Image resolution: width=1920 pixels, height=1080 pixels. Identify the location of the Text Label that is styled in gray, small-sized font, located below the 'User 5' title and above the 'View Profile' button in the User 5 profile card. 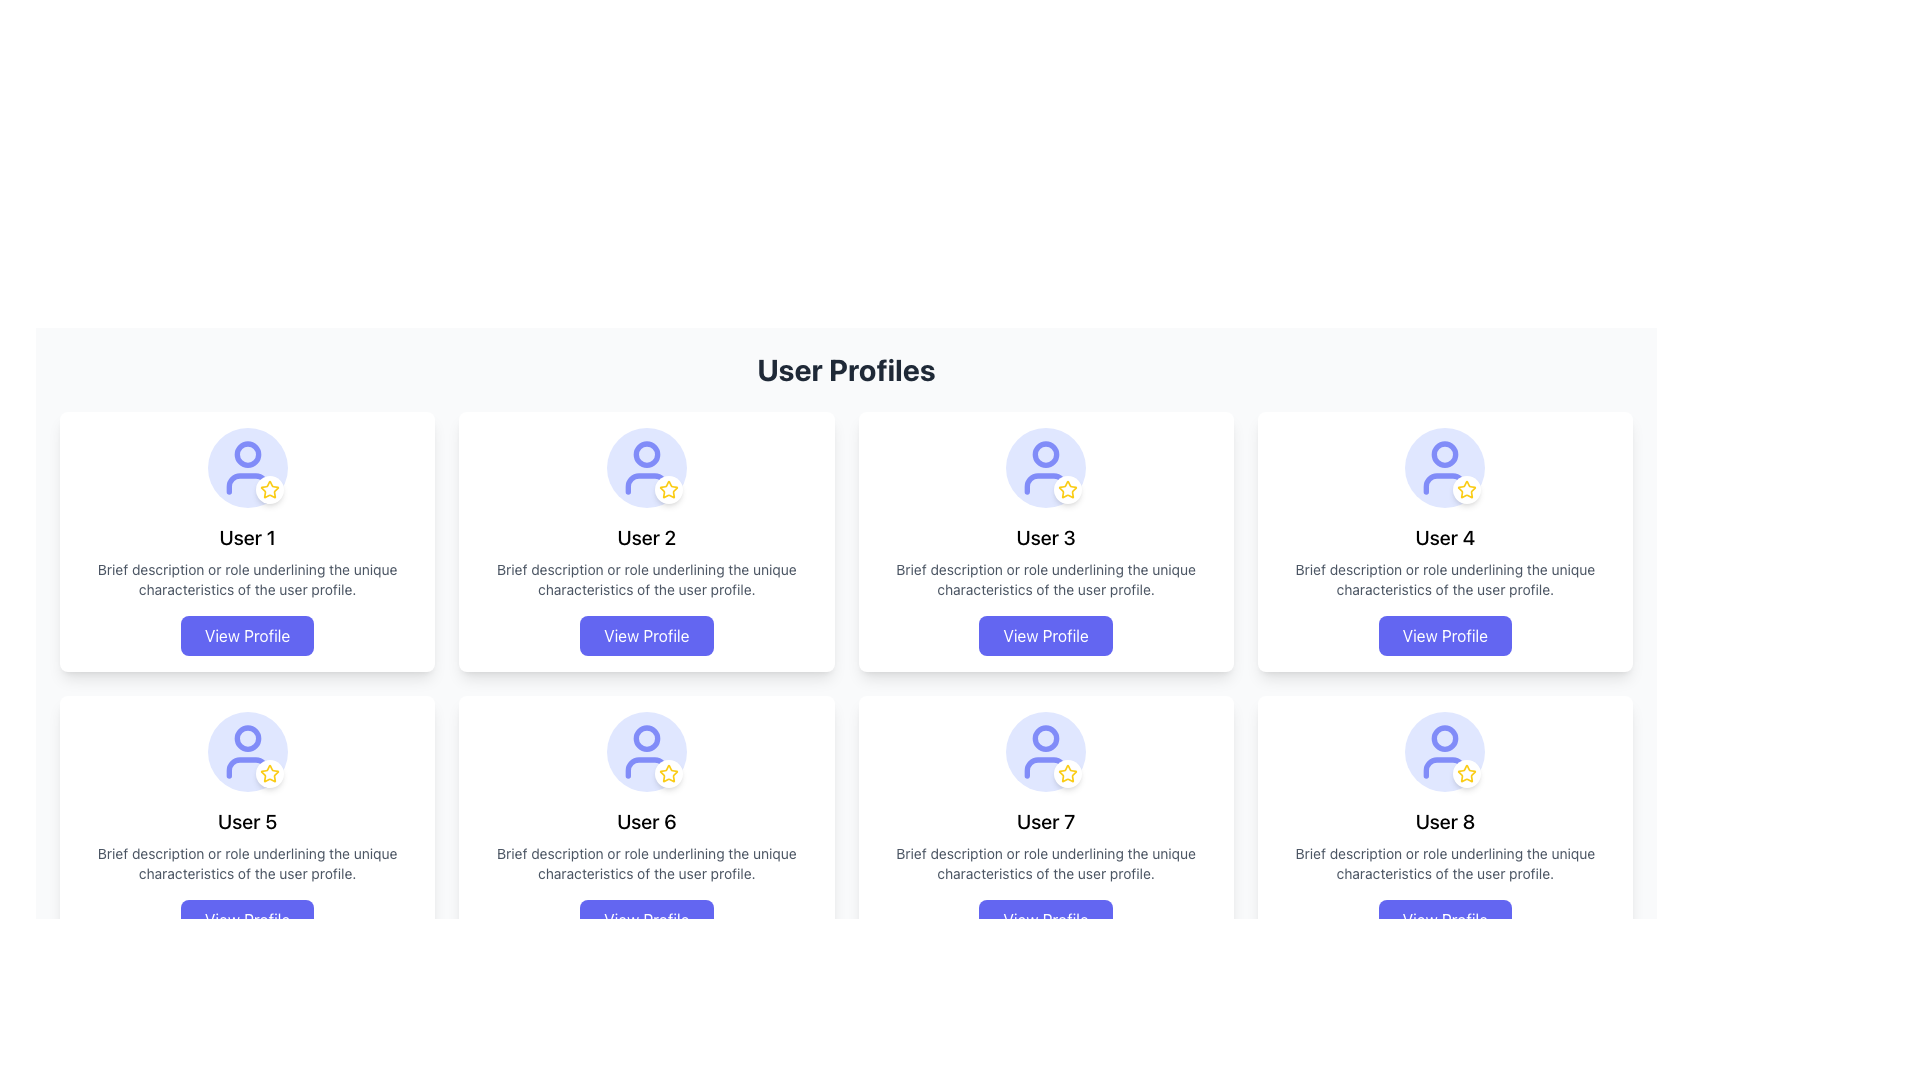
(246, 863).